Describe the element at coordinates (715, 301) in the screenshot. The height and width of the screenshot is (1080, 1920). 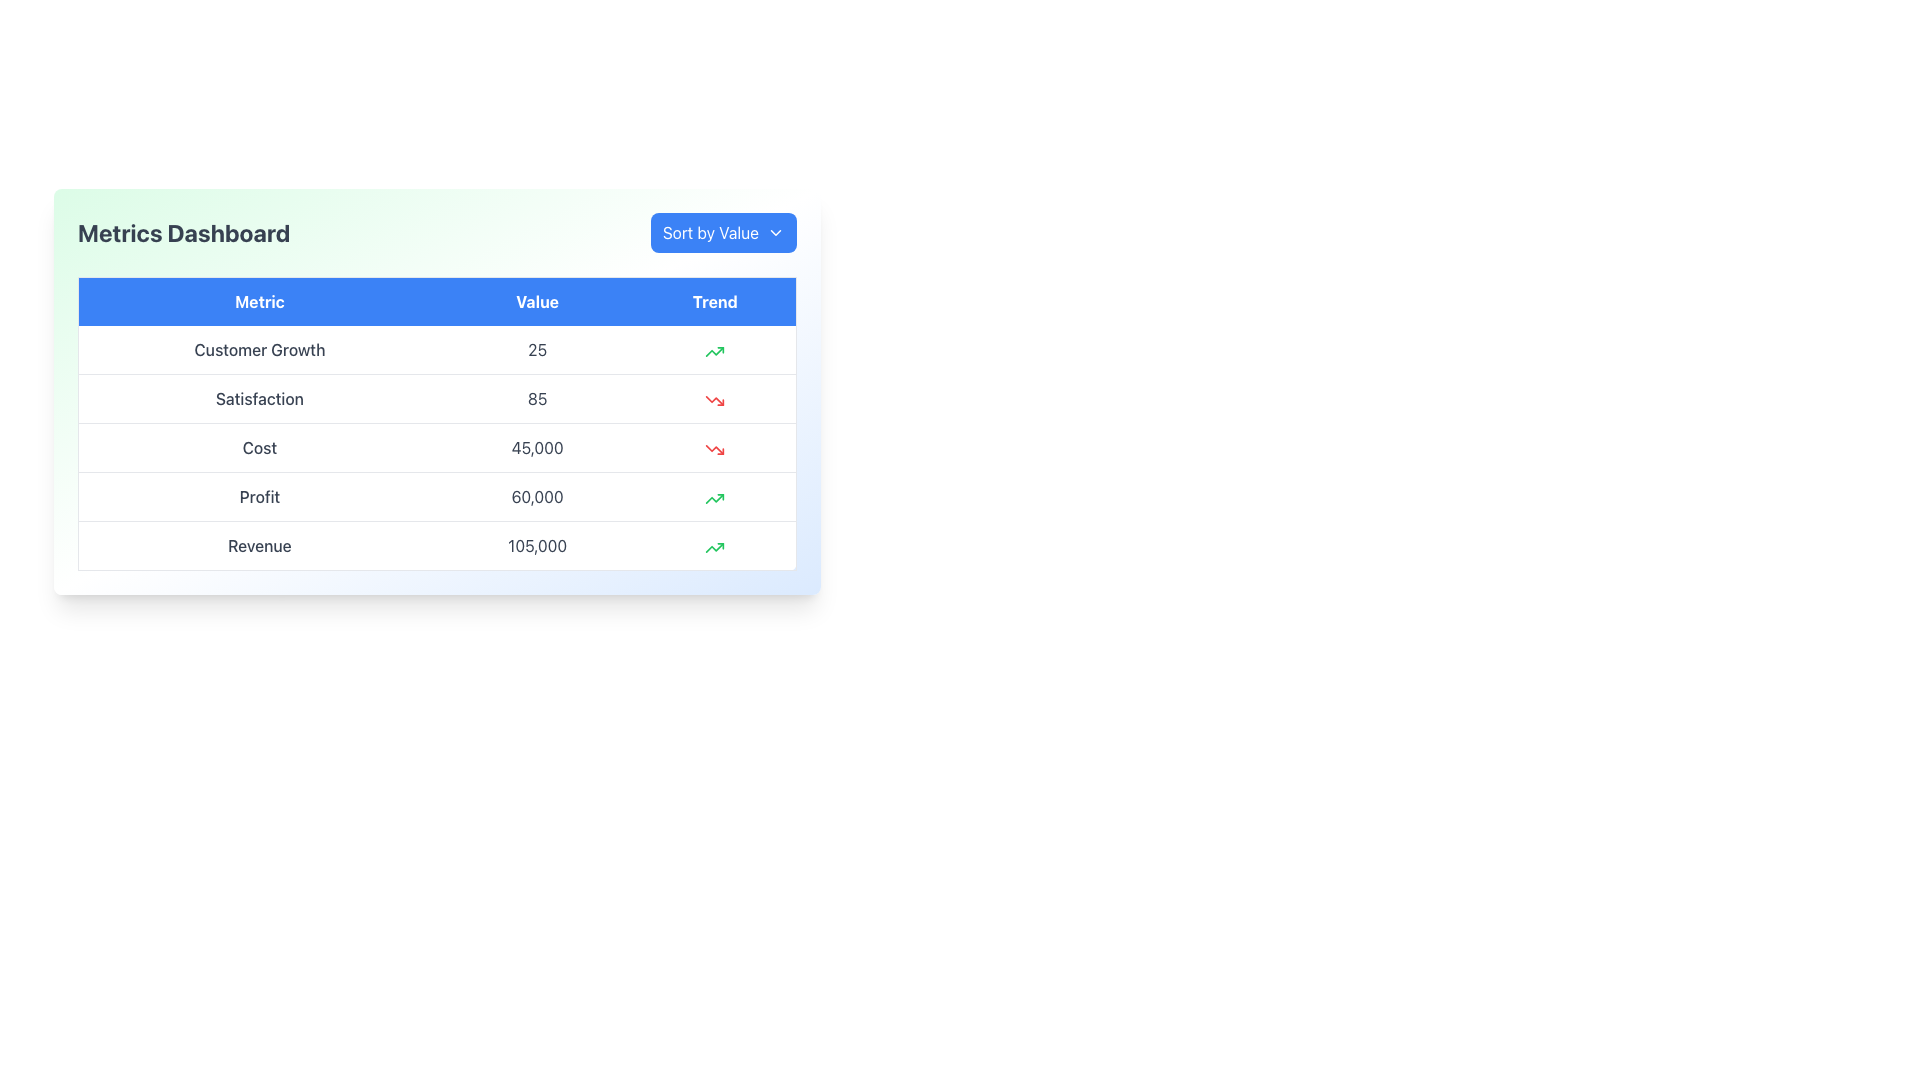
I see `the label with a blue background containing the white text 'Trend' in bold, which is the third item in the header row of a table within a metrics dashboard interface` at that location.